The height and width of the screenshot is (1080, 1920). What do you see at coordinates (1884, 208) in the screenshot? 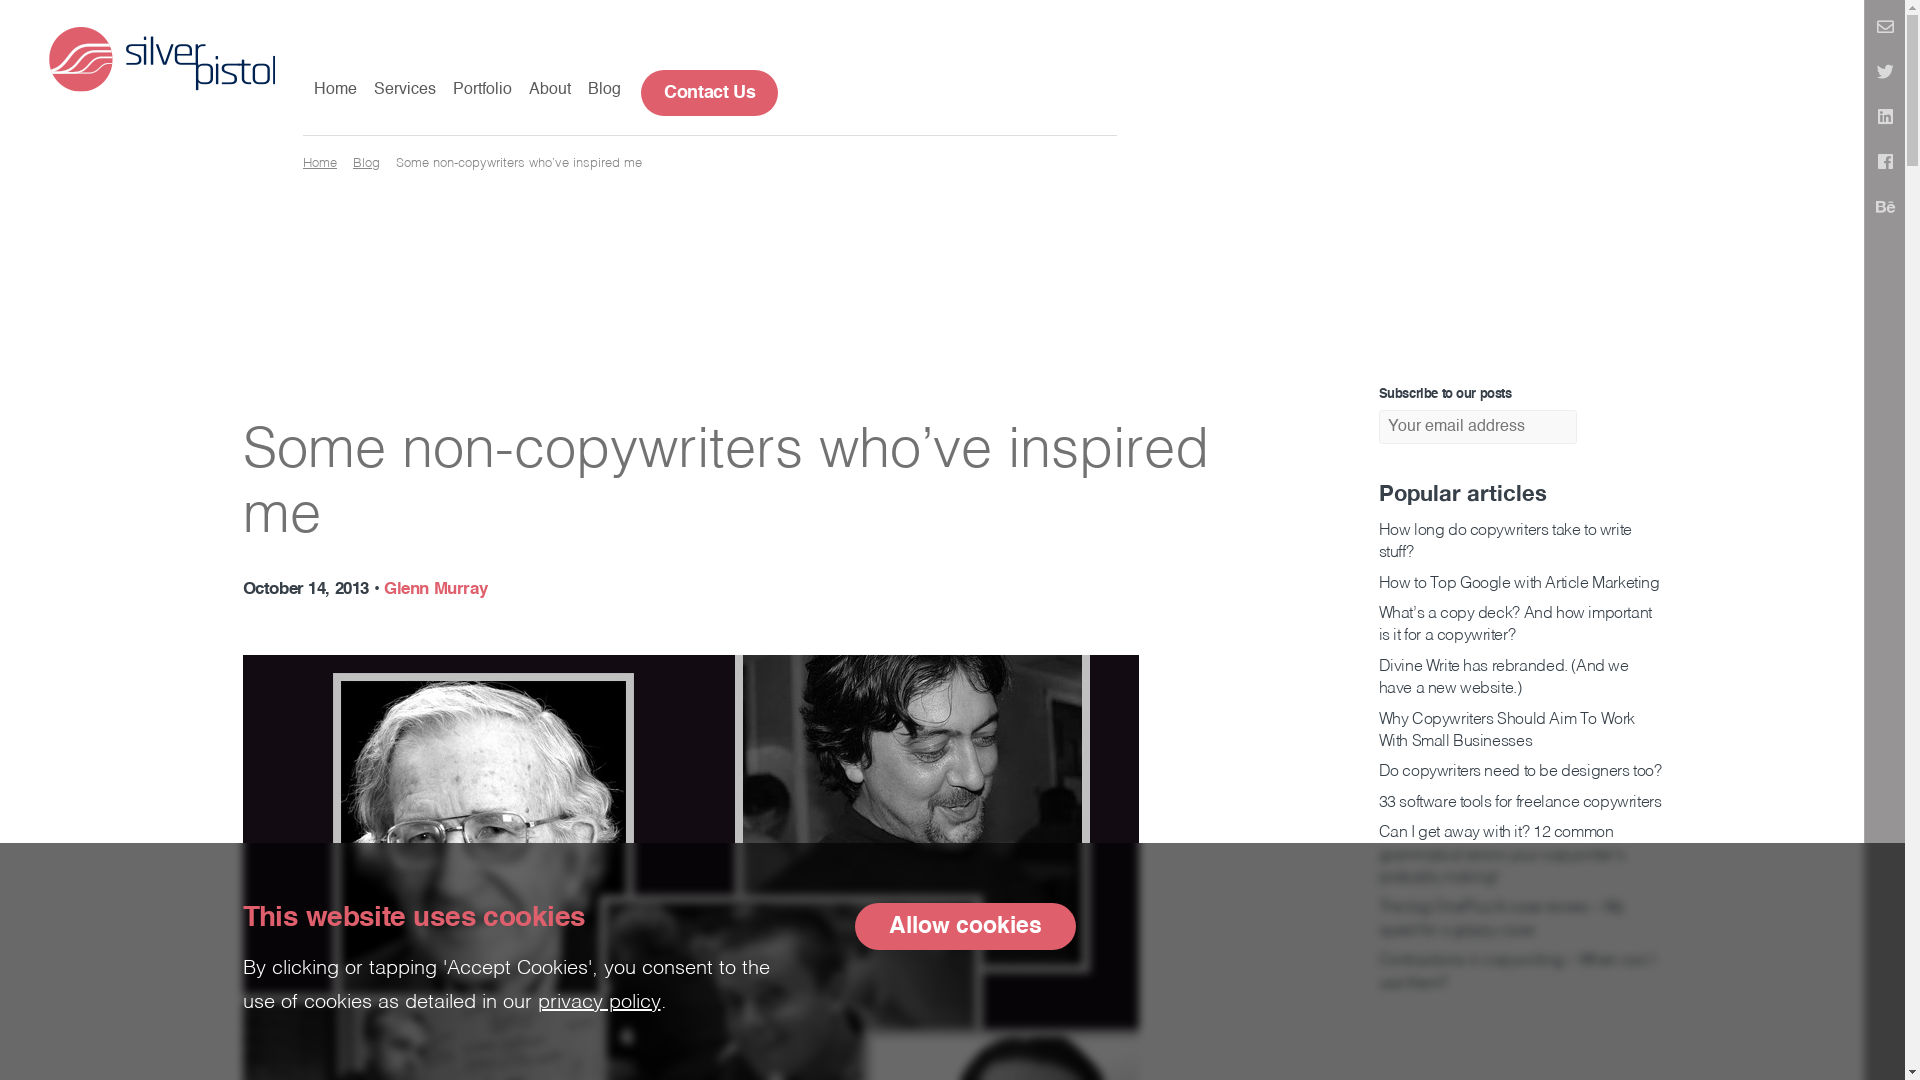
I see `'See us on Behance'` at bounding box center [1884, 208].